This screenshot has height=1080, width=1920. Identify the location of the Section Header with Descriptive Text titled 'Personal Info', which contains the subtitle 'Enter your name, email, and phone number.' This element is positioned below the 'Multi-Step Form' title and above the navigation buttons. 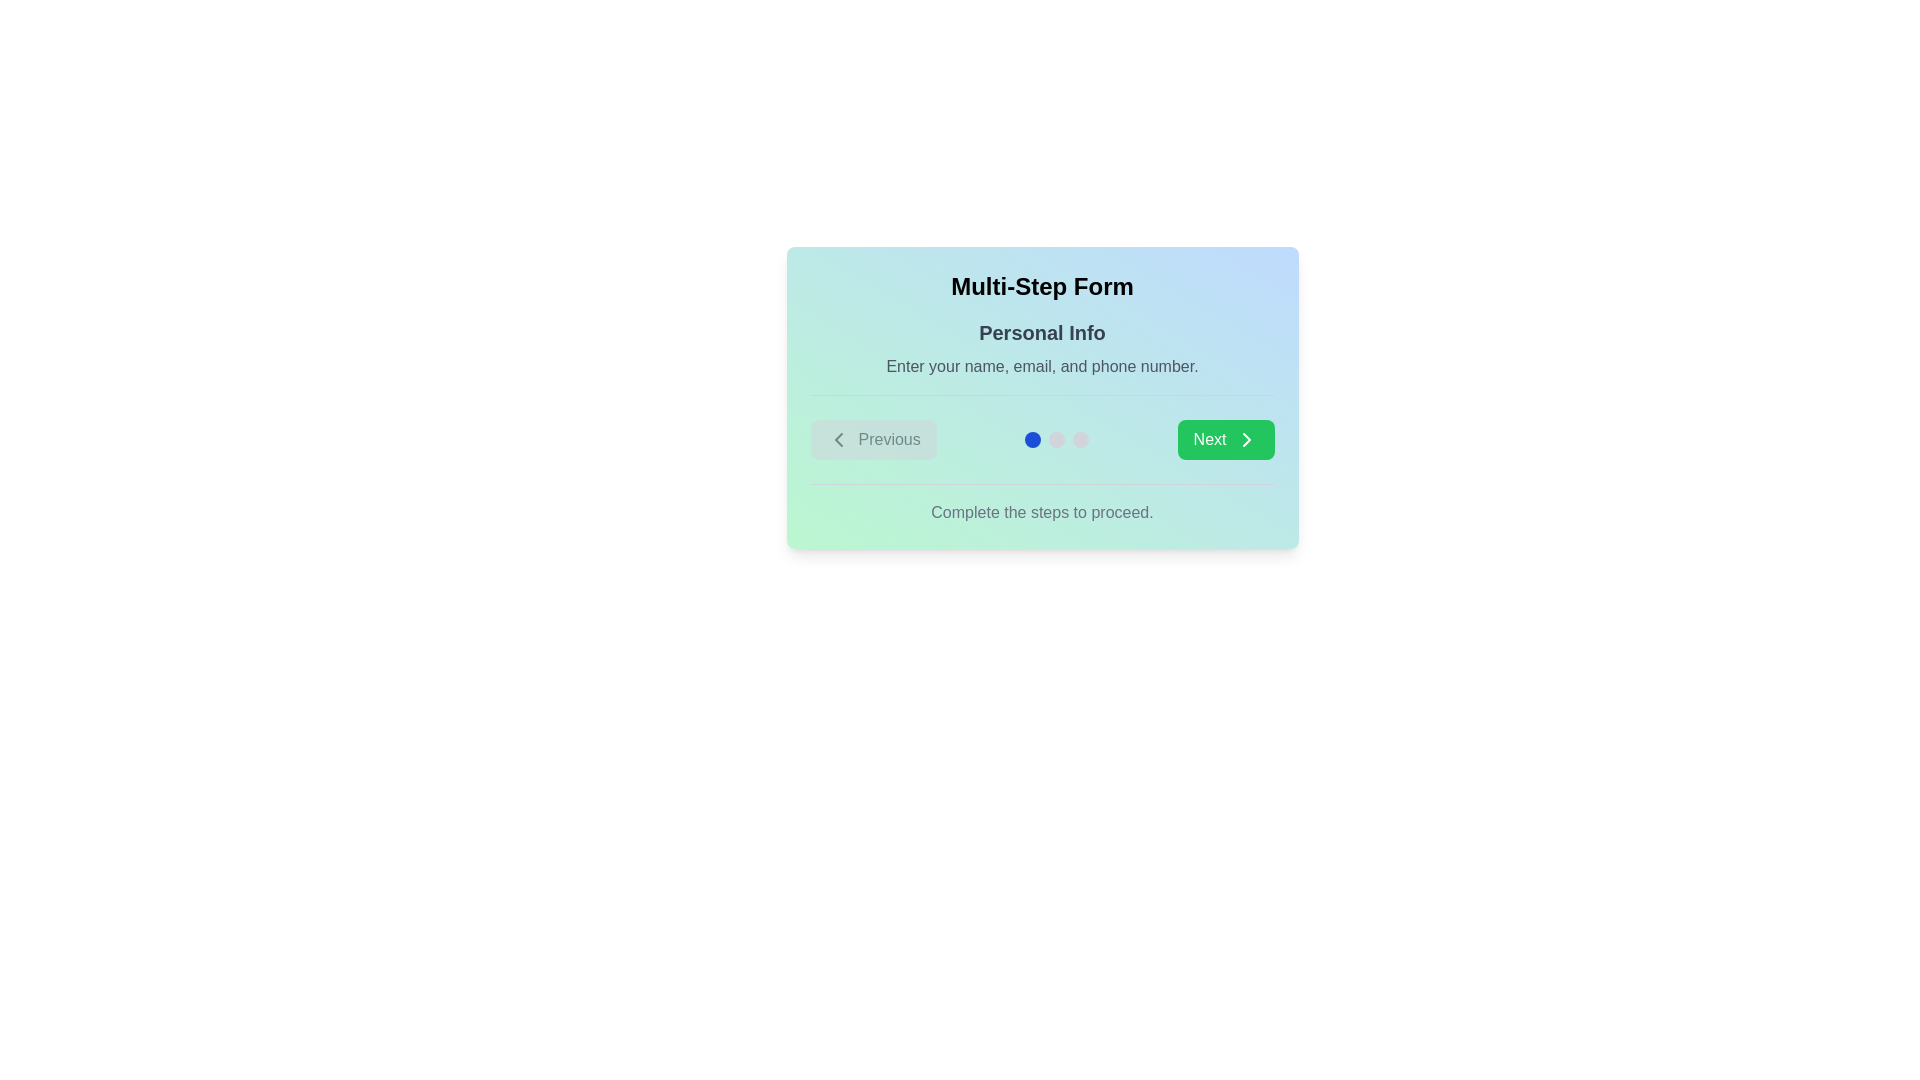
(1041, 356).